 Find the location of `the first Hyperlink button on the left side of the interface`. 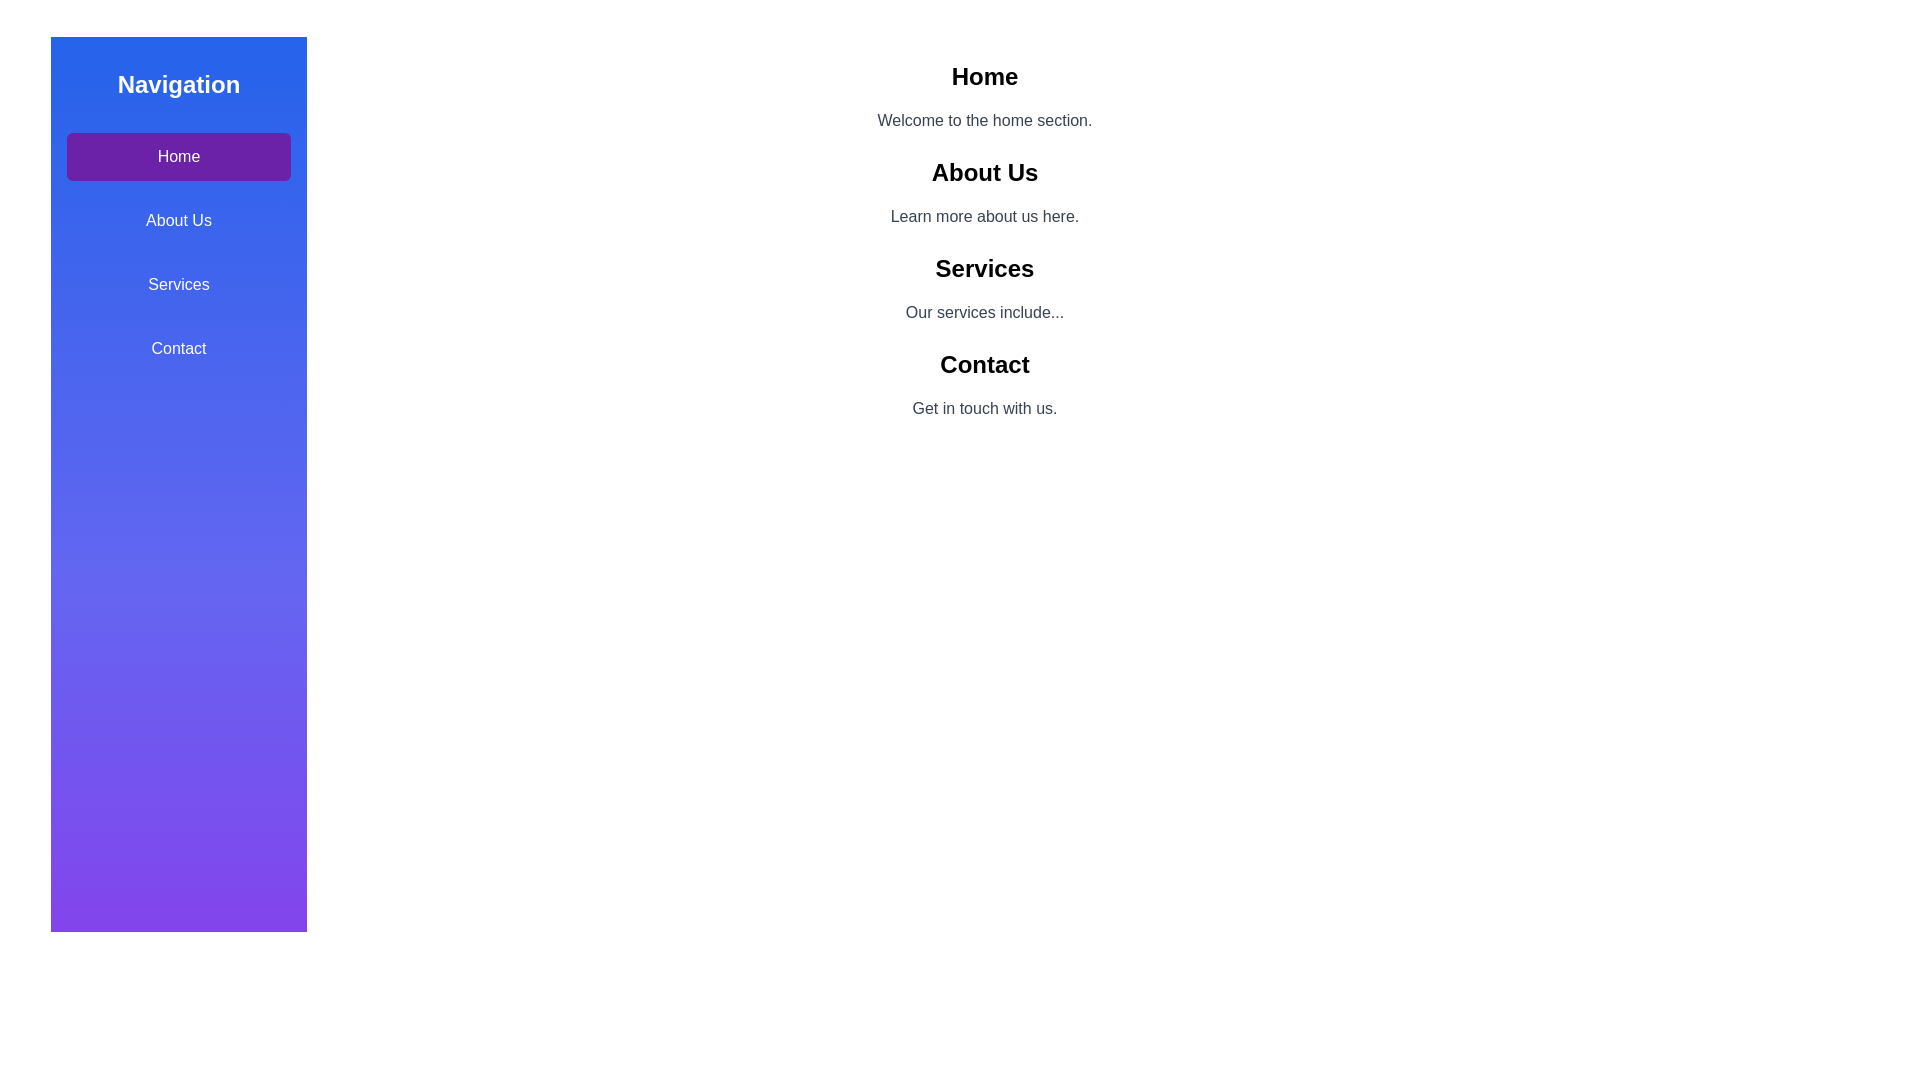

the first Hyperlink button on the left side of the interface is located at coordinates (178, 156).